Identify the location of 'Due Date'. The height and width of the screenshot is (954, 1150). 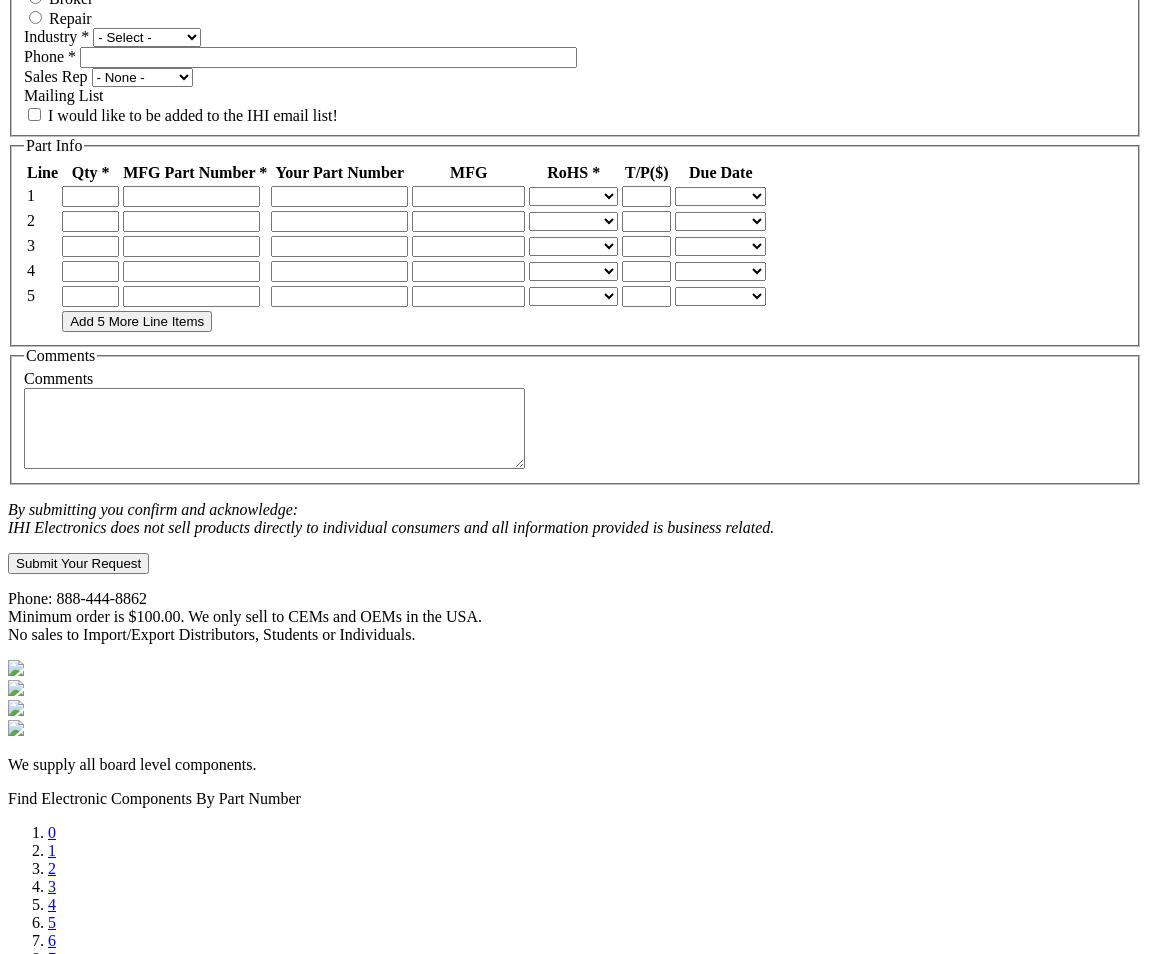
(687, 170).